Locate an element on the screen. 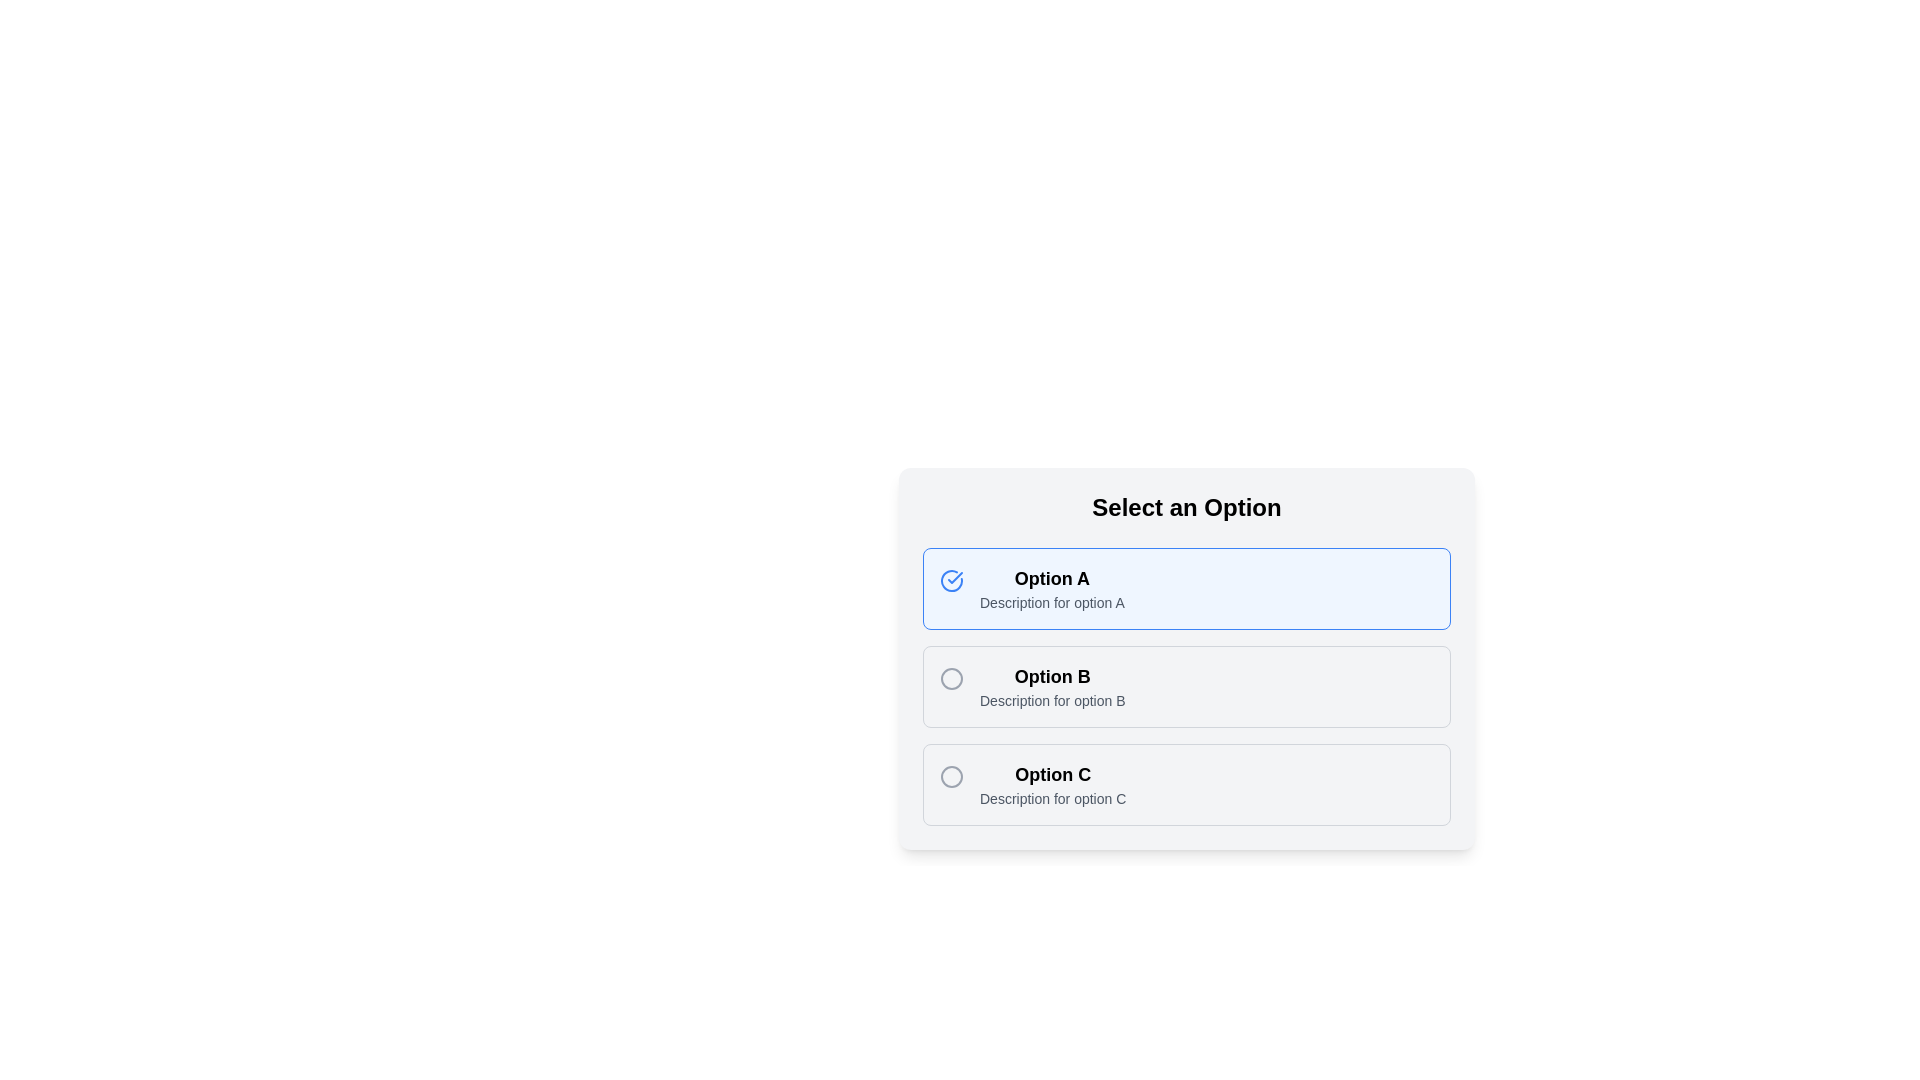  header text of the 'Option C' card, which serves as the title or label helping users identify this specific choice in the list is located at coordinates (1052, 774).